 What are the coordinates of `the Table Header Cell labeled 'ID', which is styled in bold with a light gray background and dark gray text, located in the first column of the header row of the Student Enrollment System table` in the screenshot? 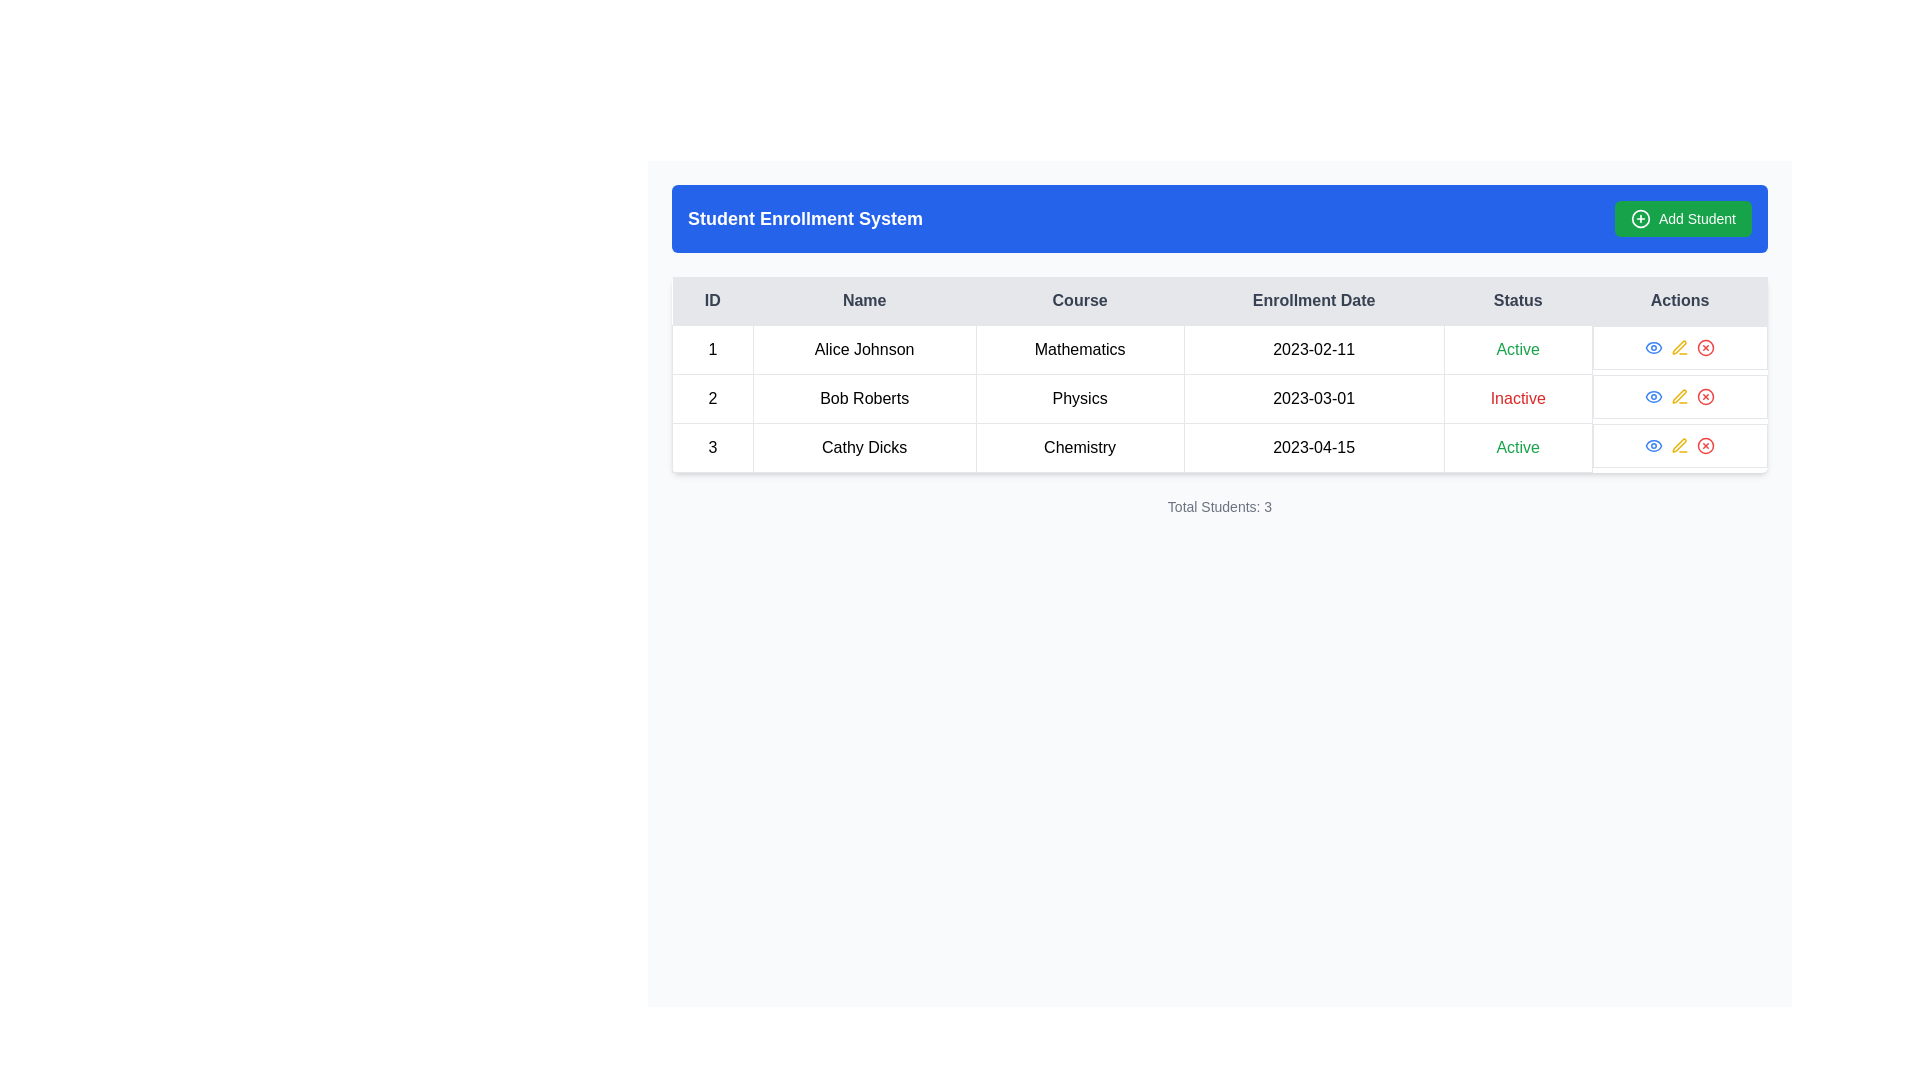 It's located at (712, 301).